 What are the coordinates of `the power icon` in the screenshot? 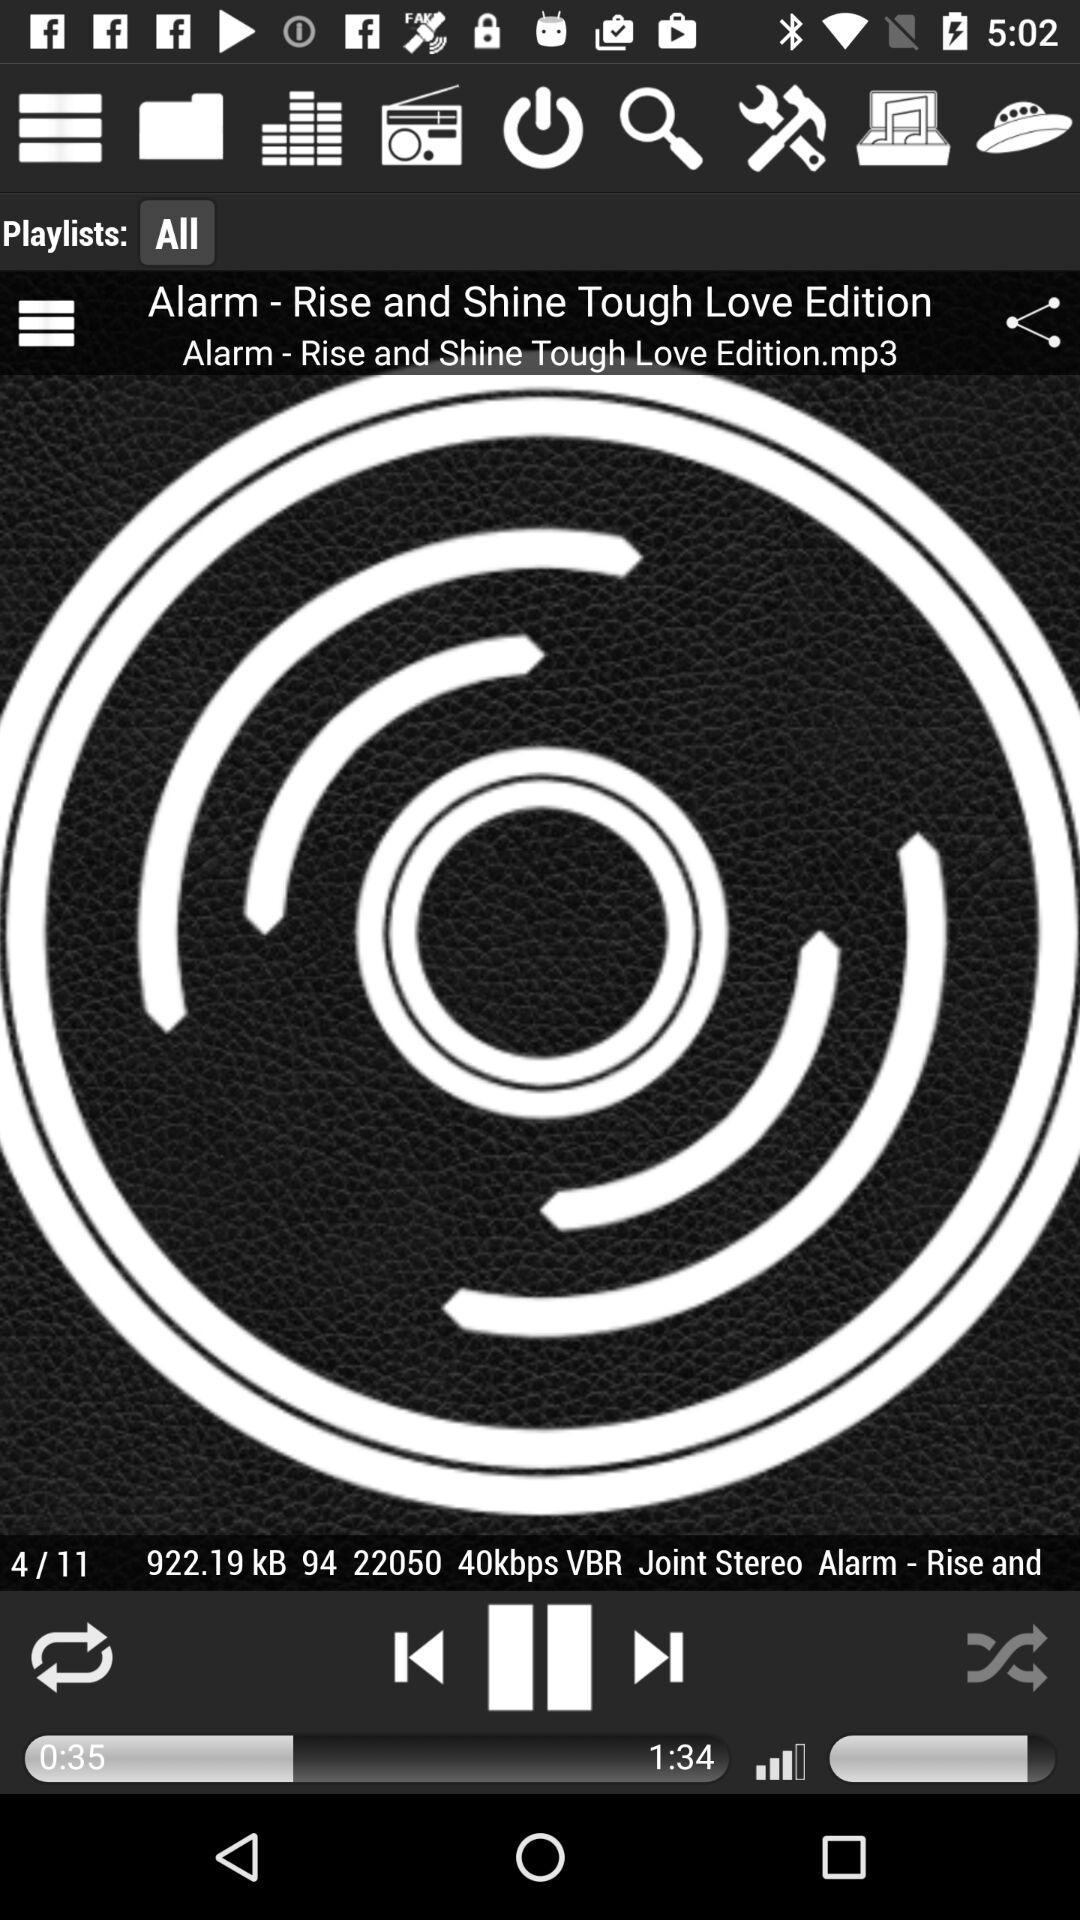 It's located at (543, 126).